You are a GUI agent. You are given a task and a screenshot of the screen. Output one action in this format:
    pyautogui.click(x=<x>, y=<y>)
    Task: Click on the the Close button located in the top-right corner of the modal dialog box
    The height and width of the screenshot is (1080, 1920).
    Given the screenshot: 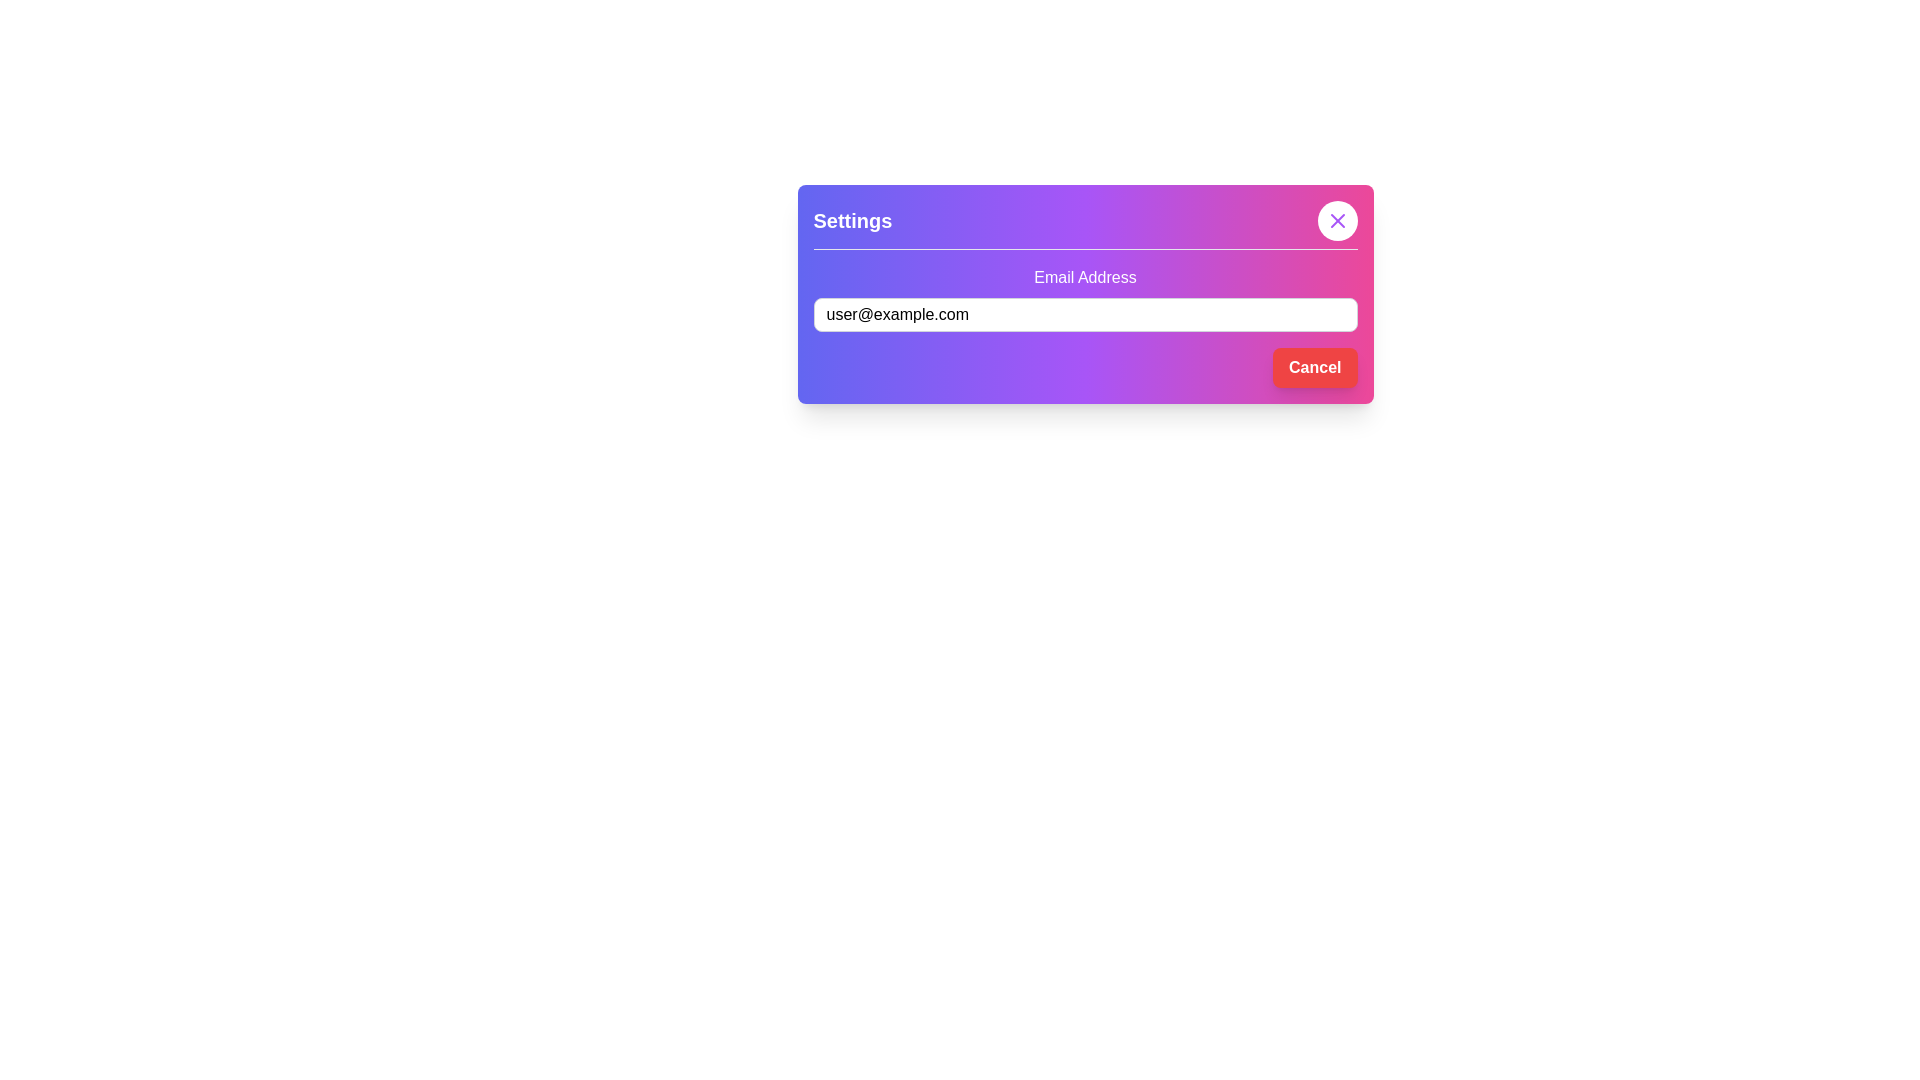 What is the action you would take?
    pyautogui.click(x=1337, y=220)
    